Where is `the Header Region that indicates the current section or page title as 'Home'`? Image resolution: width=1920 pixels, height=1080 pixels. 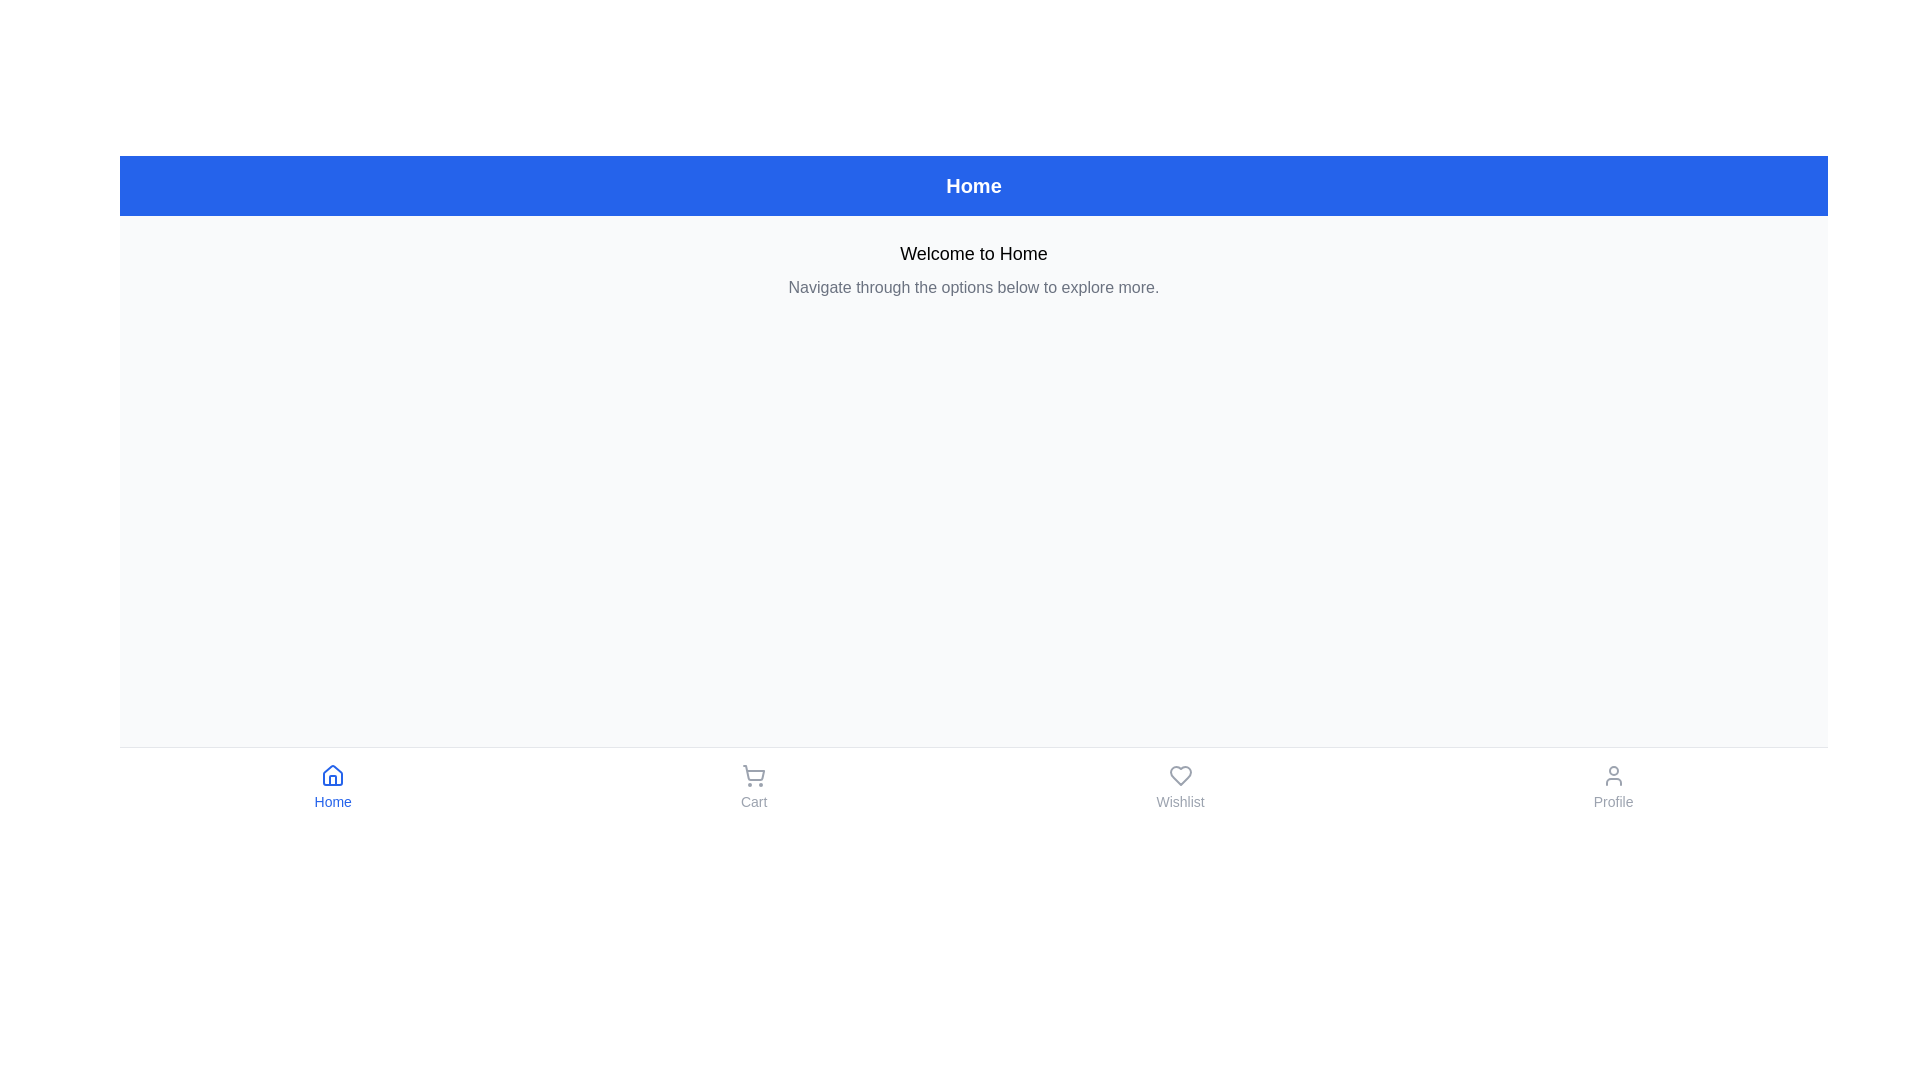 the Header Region that indicates the current section or page title as 'Home' is located at coordinates (974, 185).